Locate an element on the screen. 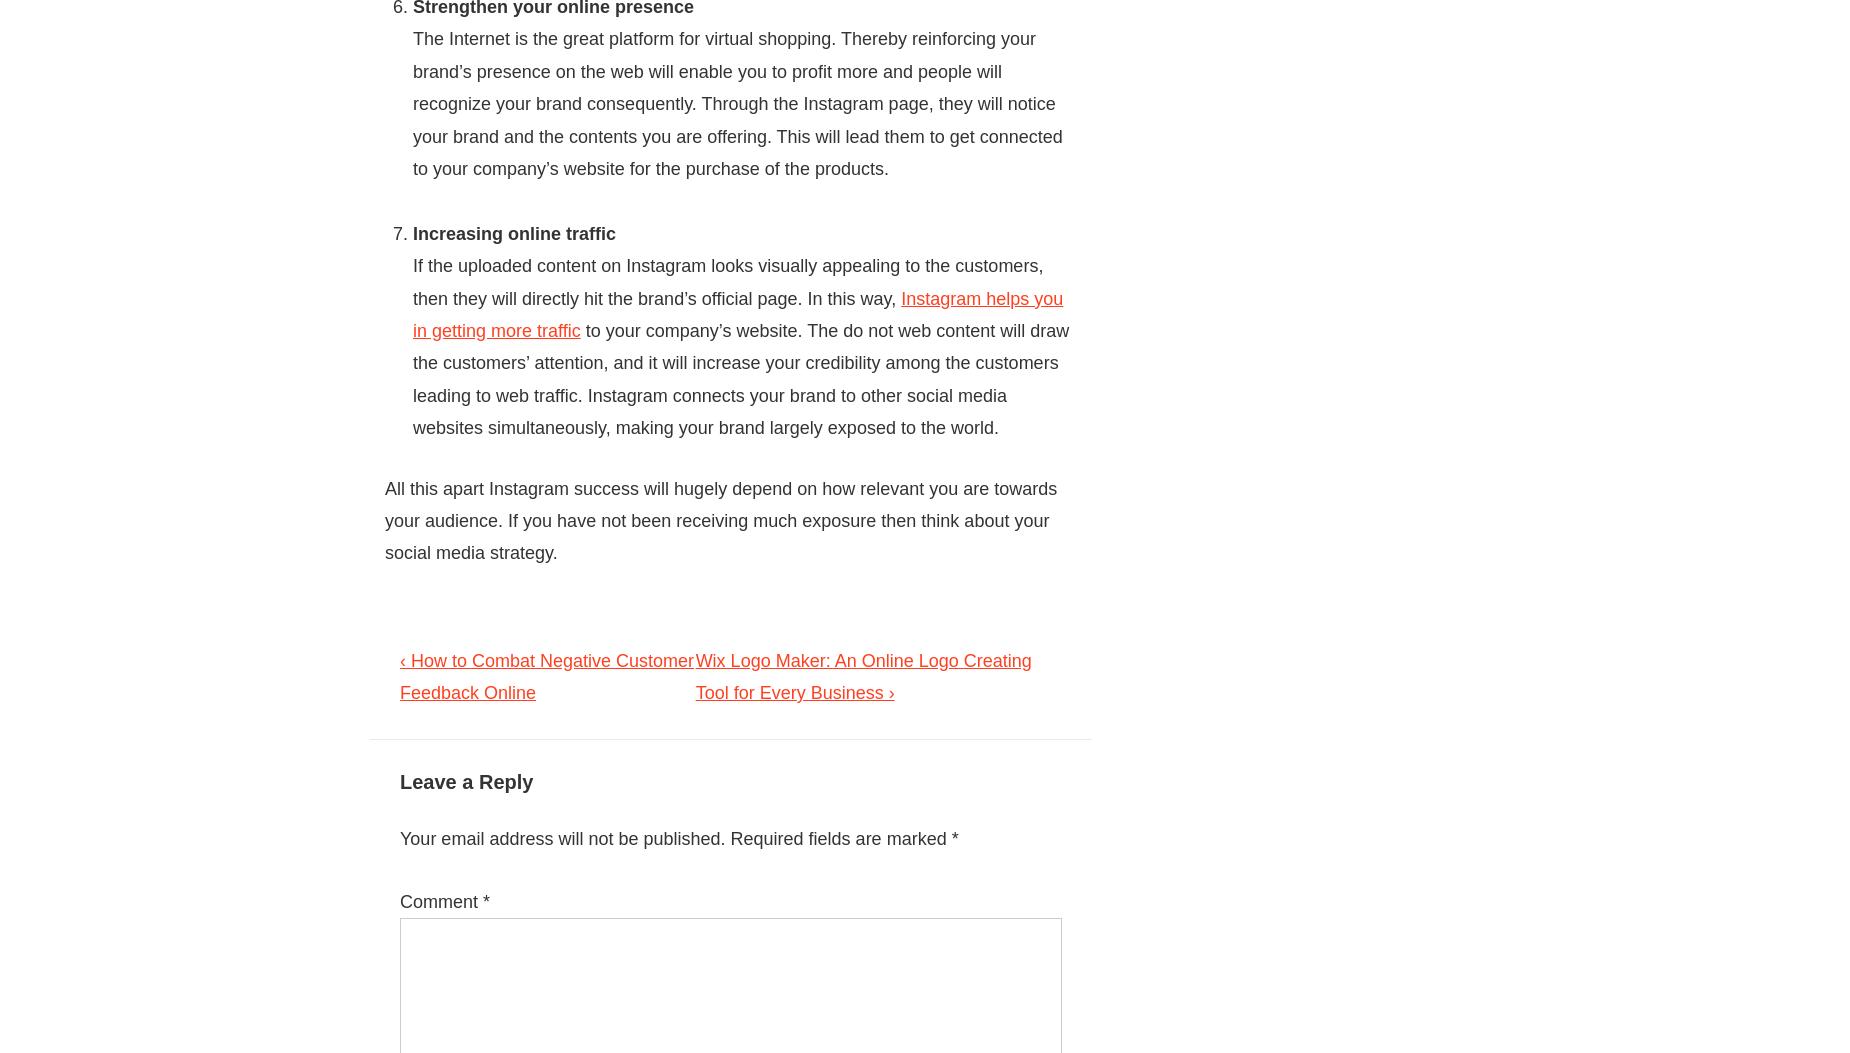 Image resolution: width=1850 pixels, height=1053 pixels. 'The Internet is the great platform for virtual shopping. Thereby reinforcing your brand’s presence on the web will enable you to profit more and people will recognize your brand consequently. Through the Instagram page, they will notice your brand and the contents you are offering. This will lead them to get connected to your company’s website for the purchase of the products.' is located at coordinates (411, 104).